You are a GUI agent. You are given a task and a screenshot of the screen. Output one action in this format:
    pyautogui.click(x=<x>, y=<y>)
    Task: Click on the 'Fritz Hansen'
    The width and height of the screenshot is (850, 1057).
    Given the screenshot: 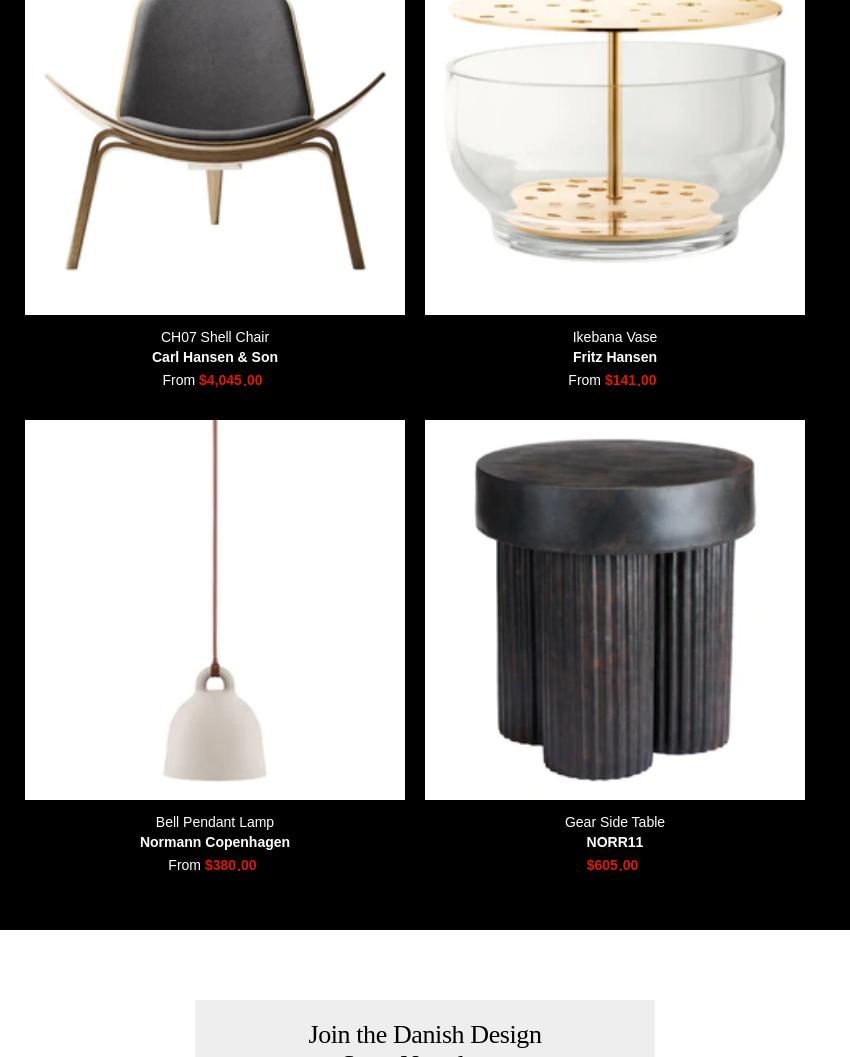 What is the action you would take?
    pyautogui.click(x=571, y=355)
    